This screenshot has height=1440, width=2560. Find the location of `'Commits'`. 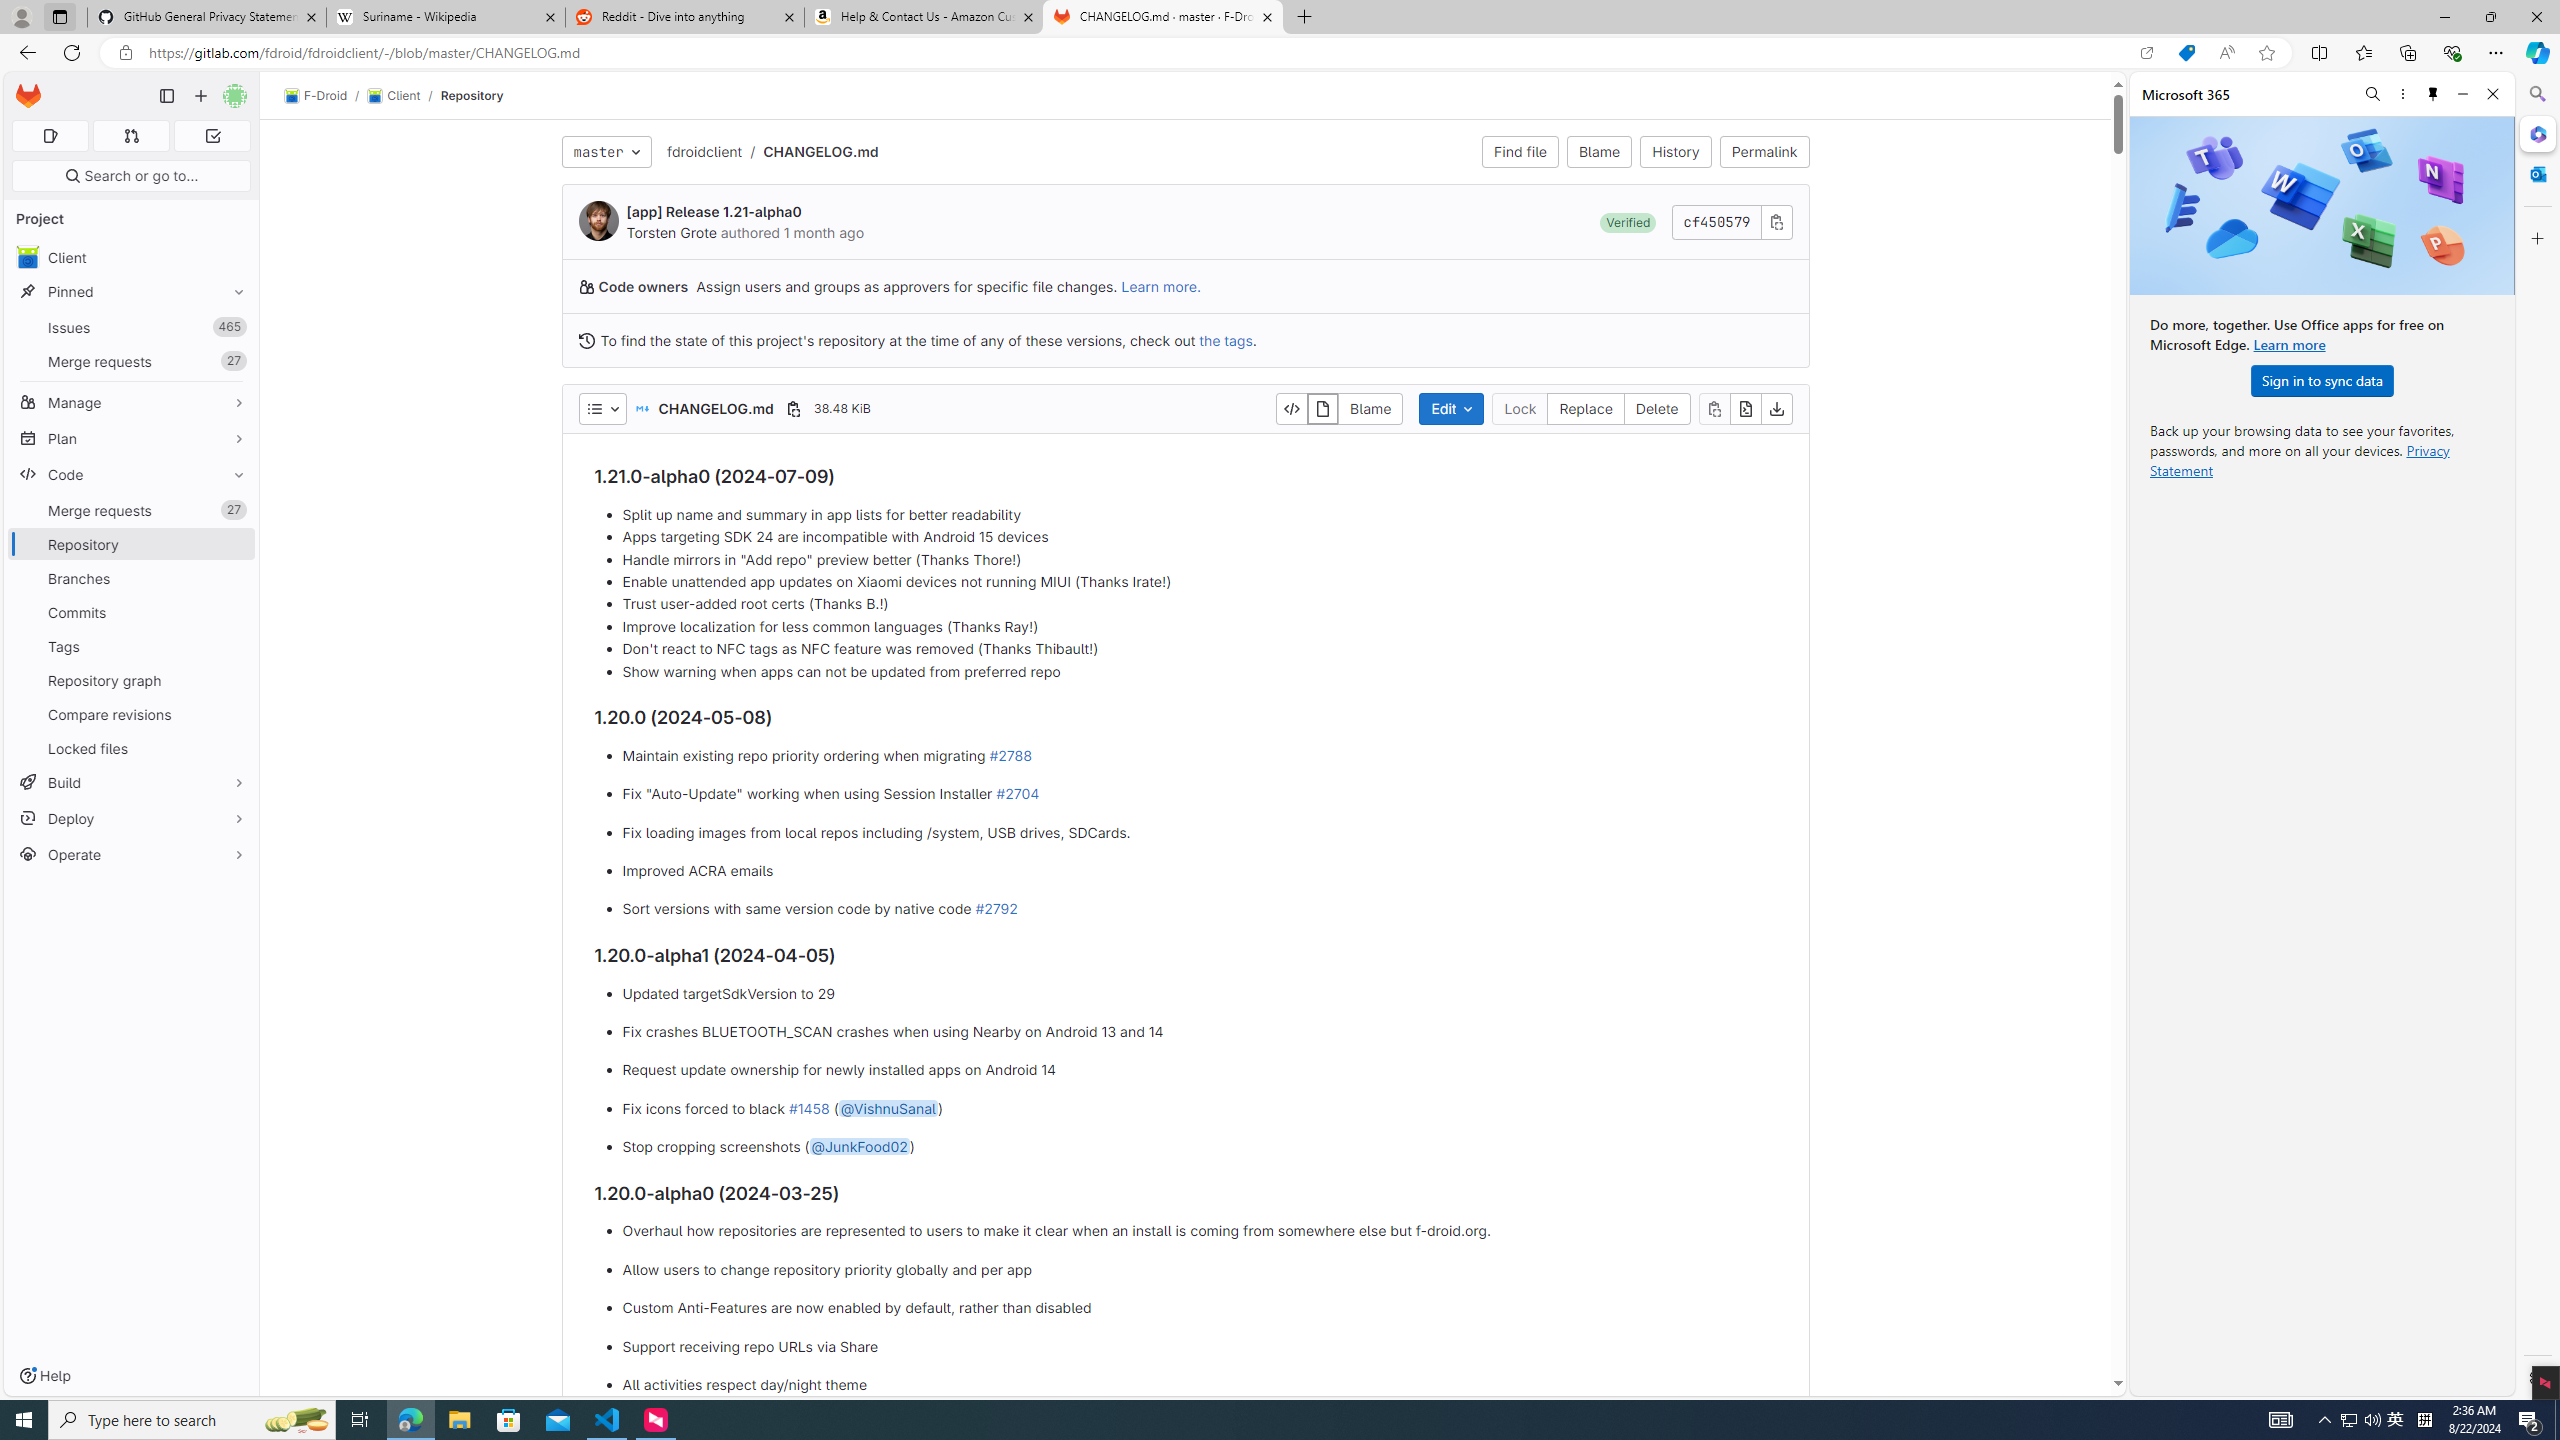

'Commits' is located at coordinates (130, 612).